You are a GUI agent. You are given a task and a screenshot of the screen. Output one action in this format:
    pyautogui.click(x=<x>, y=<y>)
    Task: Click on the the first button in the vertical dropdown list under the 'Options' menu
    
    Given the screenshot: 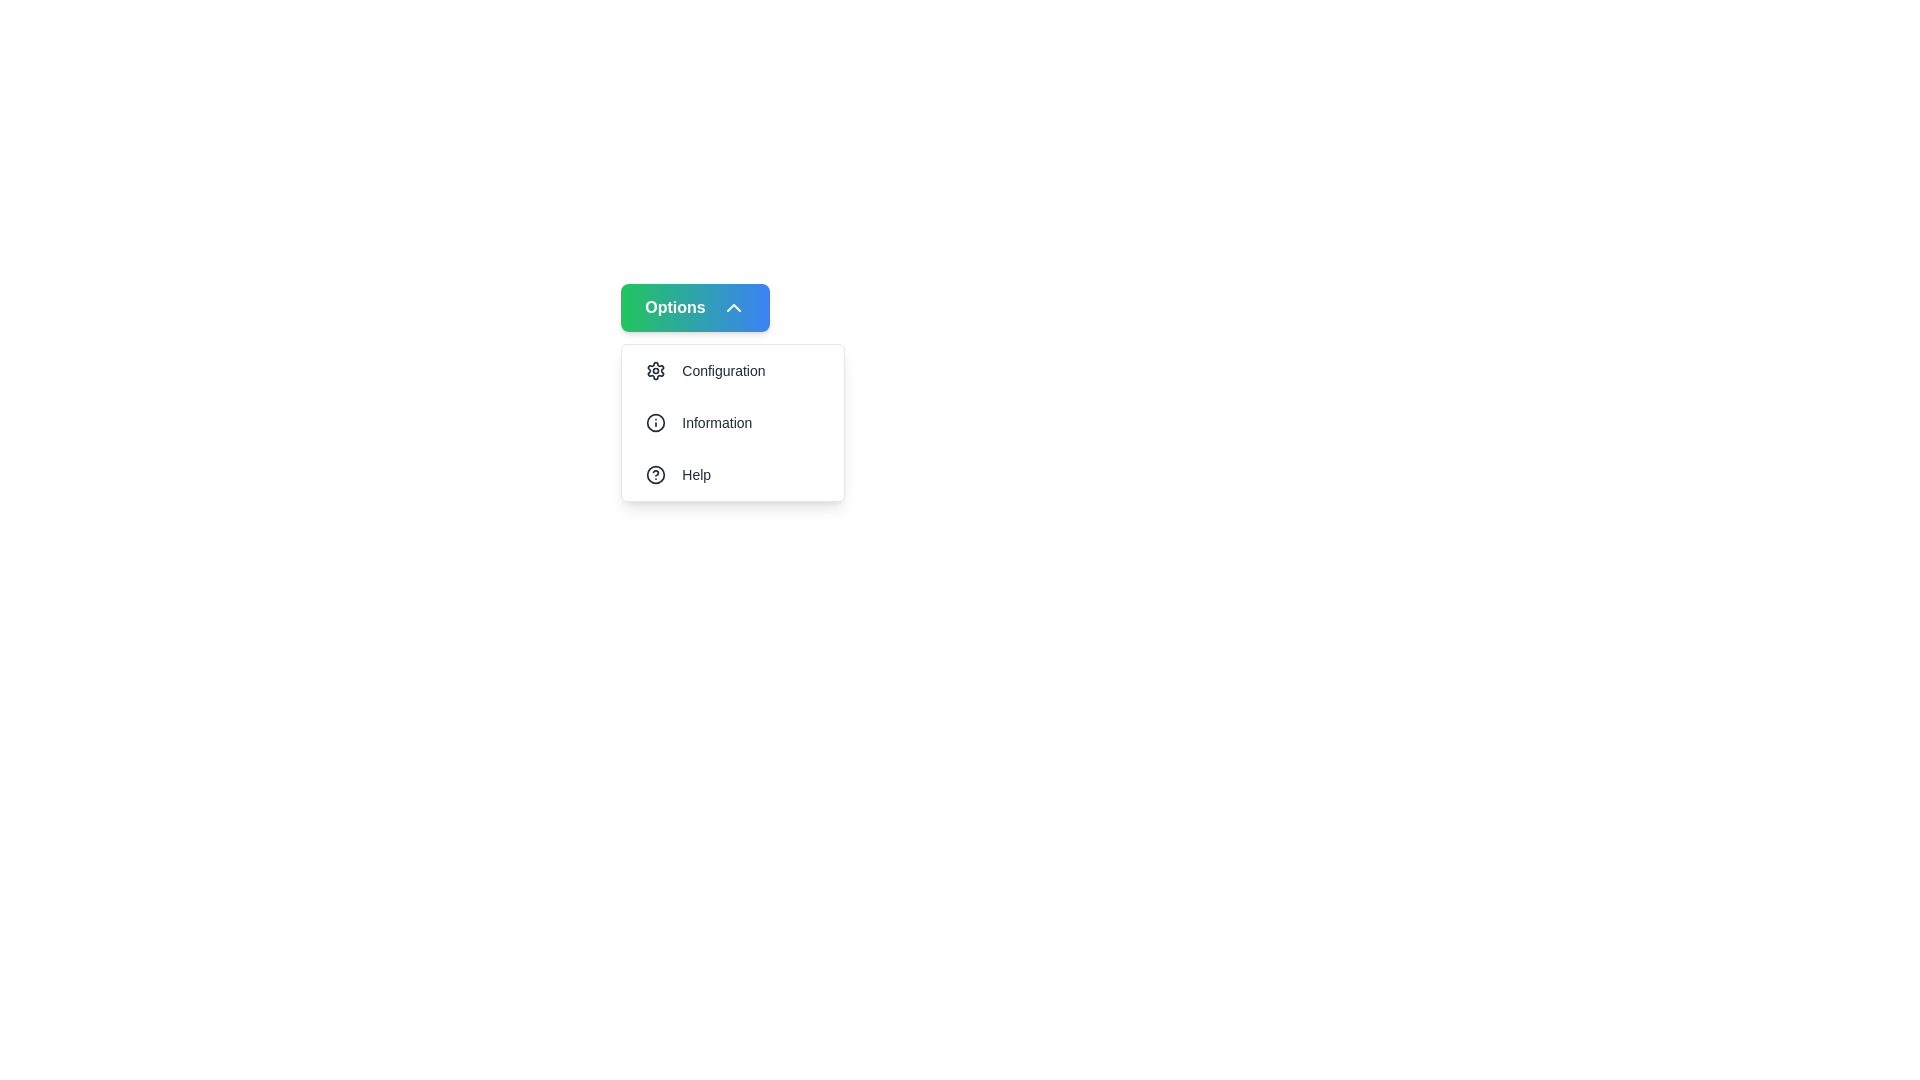 What is the action you would take?
    pyautogui.click(x=732, y=370)
    